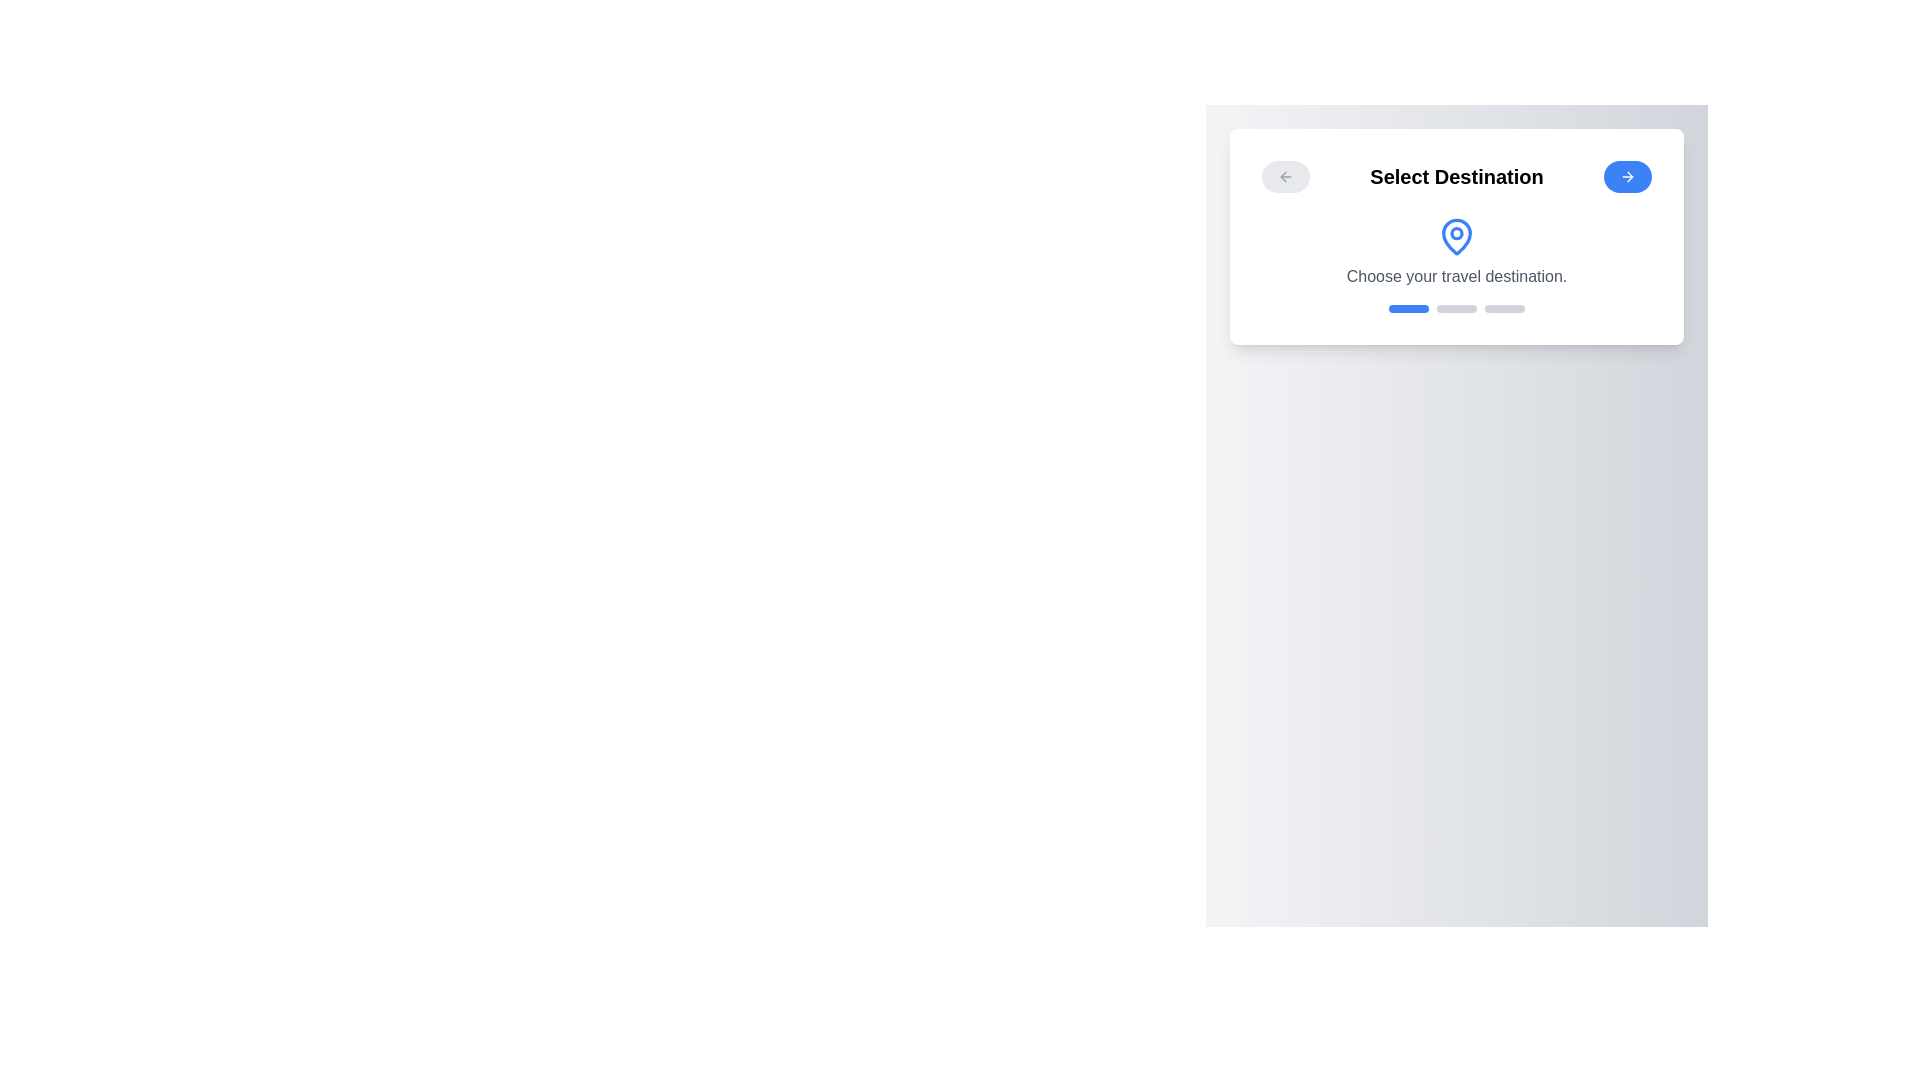 This screenshot has width=1920, height=1080. Describe the element at coordinates (1505, 308) in the screenshot. I see `the state of the third progress indicator located at the bottom of the card titled 'Select Destination'` at that location.